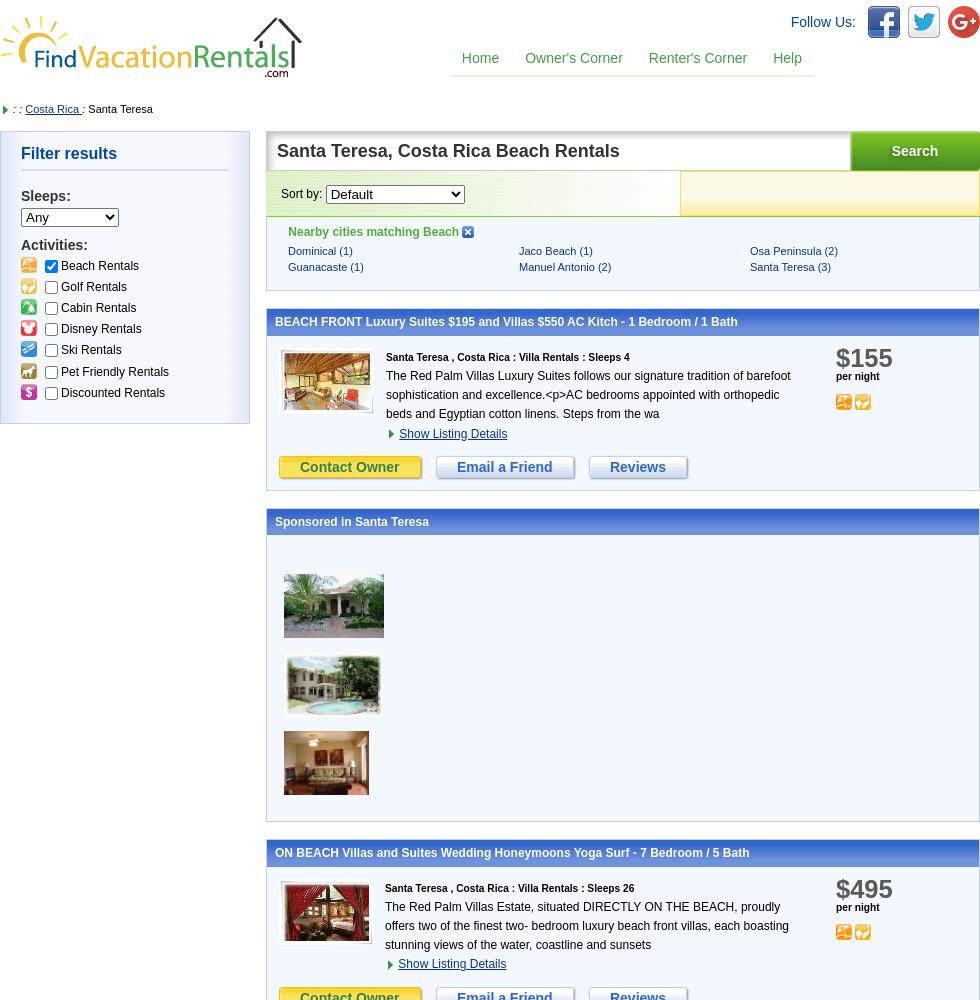 This screenshot has width=980, height=1000. Describe the element at coordinates (20, 153) in the screenshot. I see `'Filter results'` at that location.